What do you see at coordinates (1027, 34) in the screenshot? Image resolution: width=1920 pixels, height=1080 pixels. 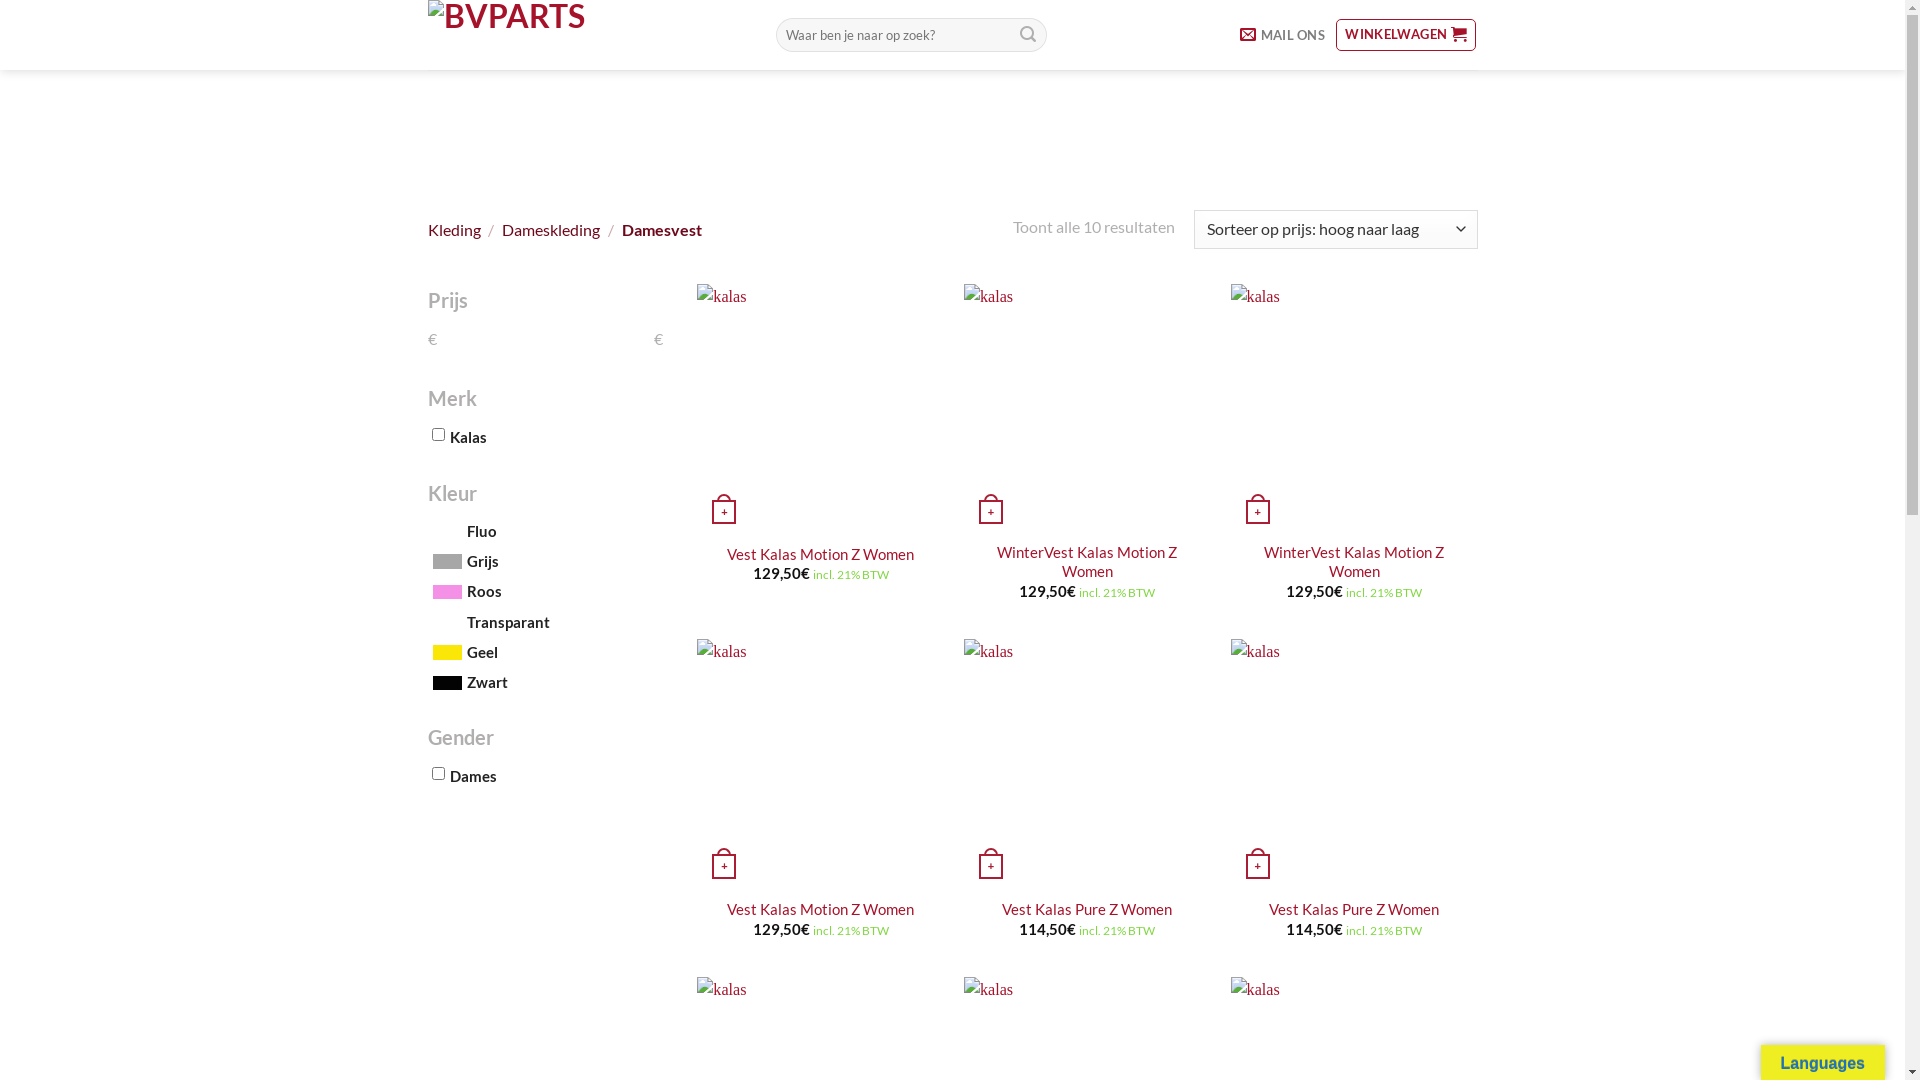 I see `'Zoeken'` at bounding box center [1027, 34].